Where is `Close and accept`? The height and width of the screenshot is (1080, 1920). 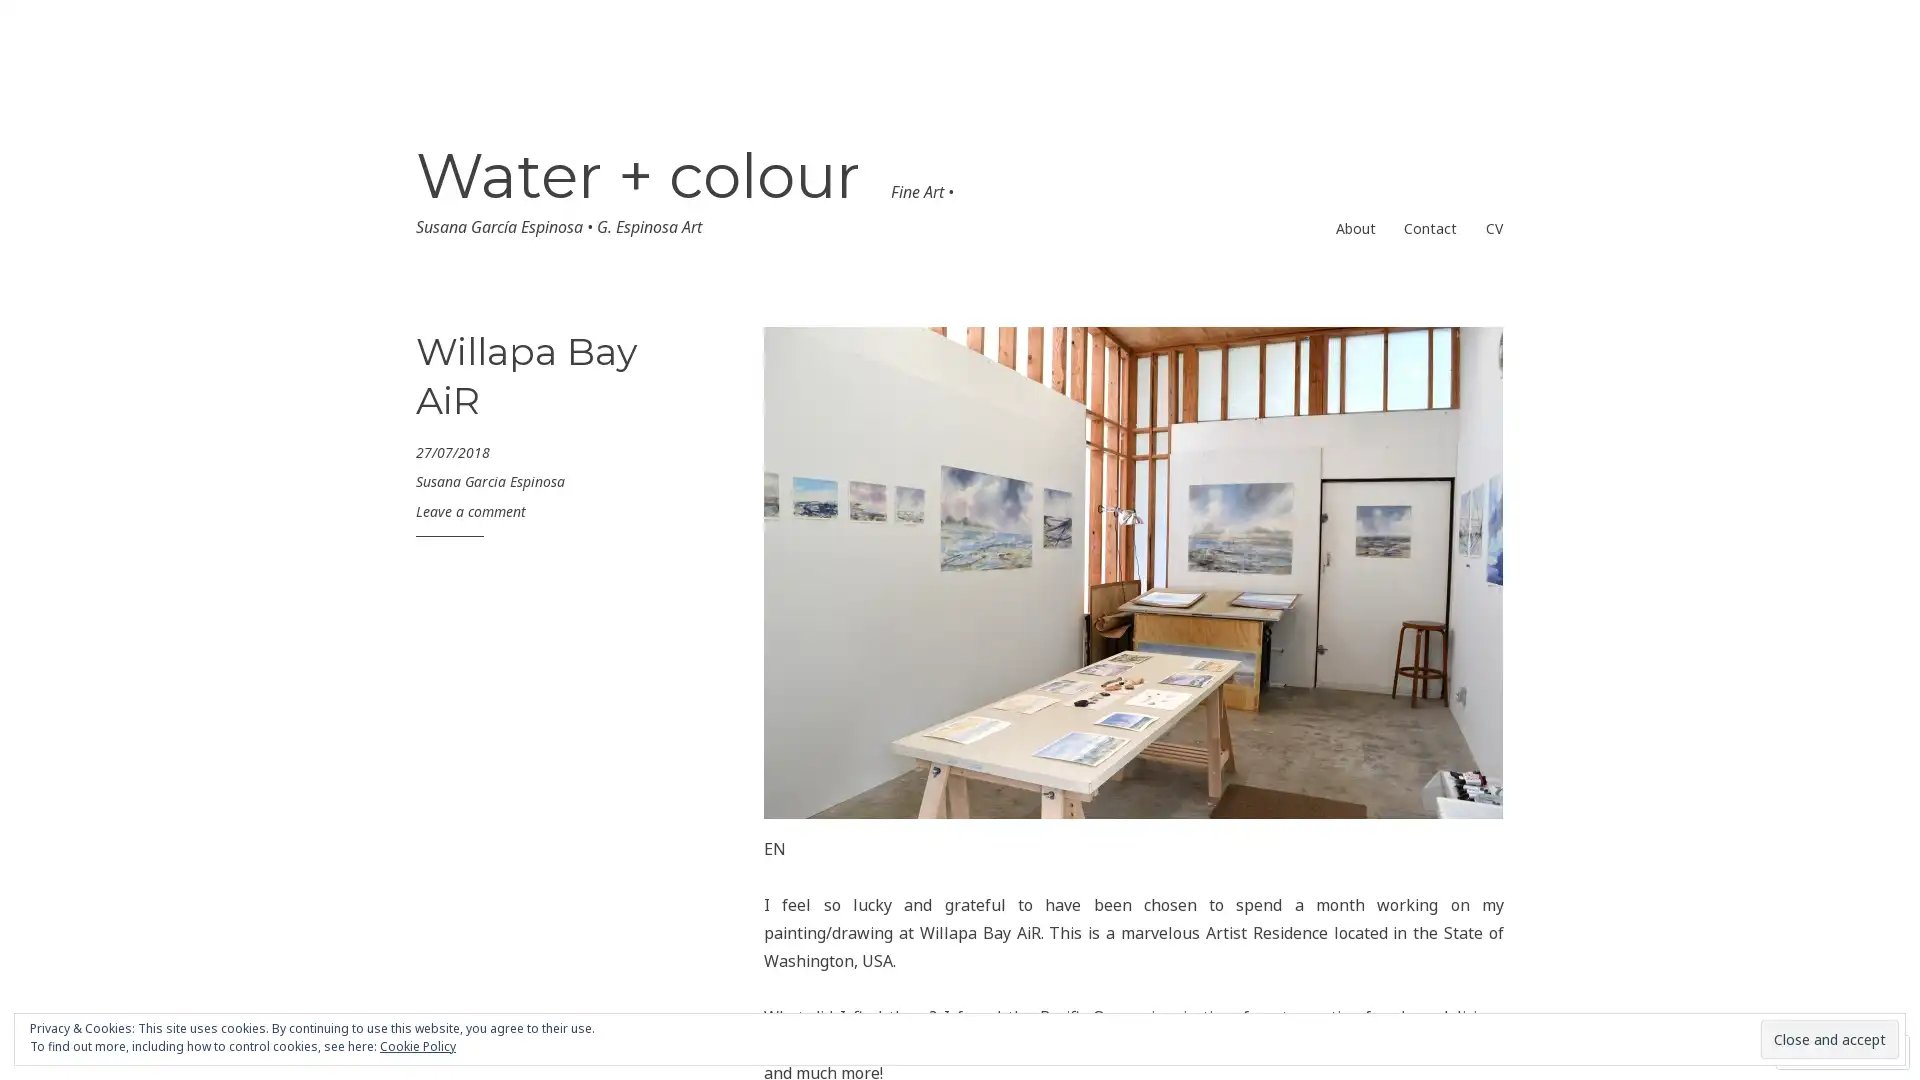 Close and accept is located at coordinates (1829, 1038).